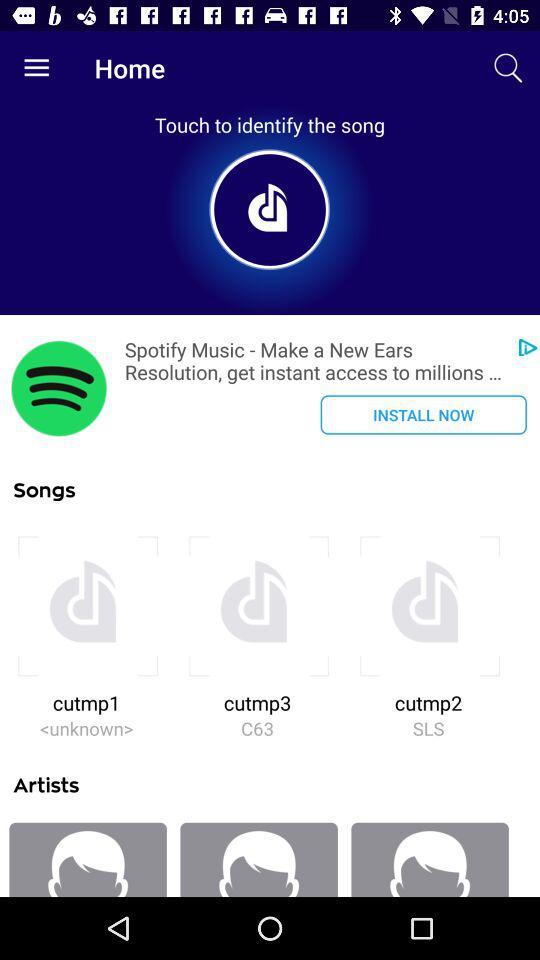 The height and width of the screenshot is (960, 540). What do you see at coordinates (59, 387) in the screenshot?
I see `app logo` at bounding box center [59, 387].